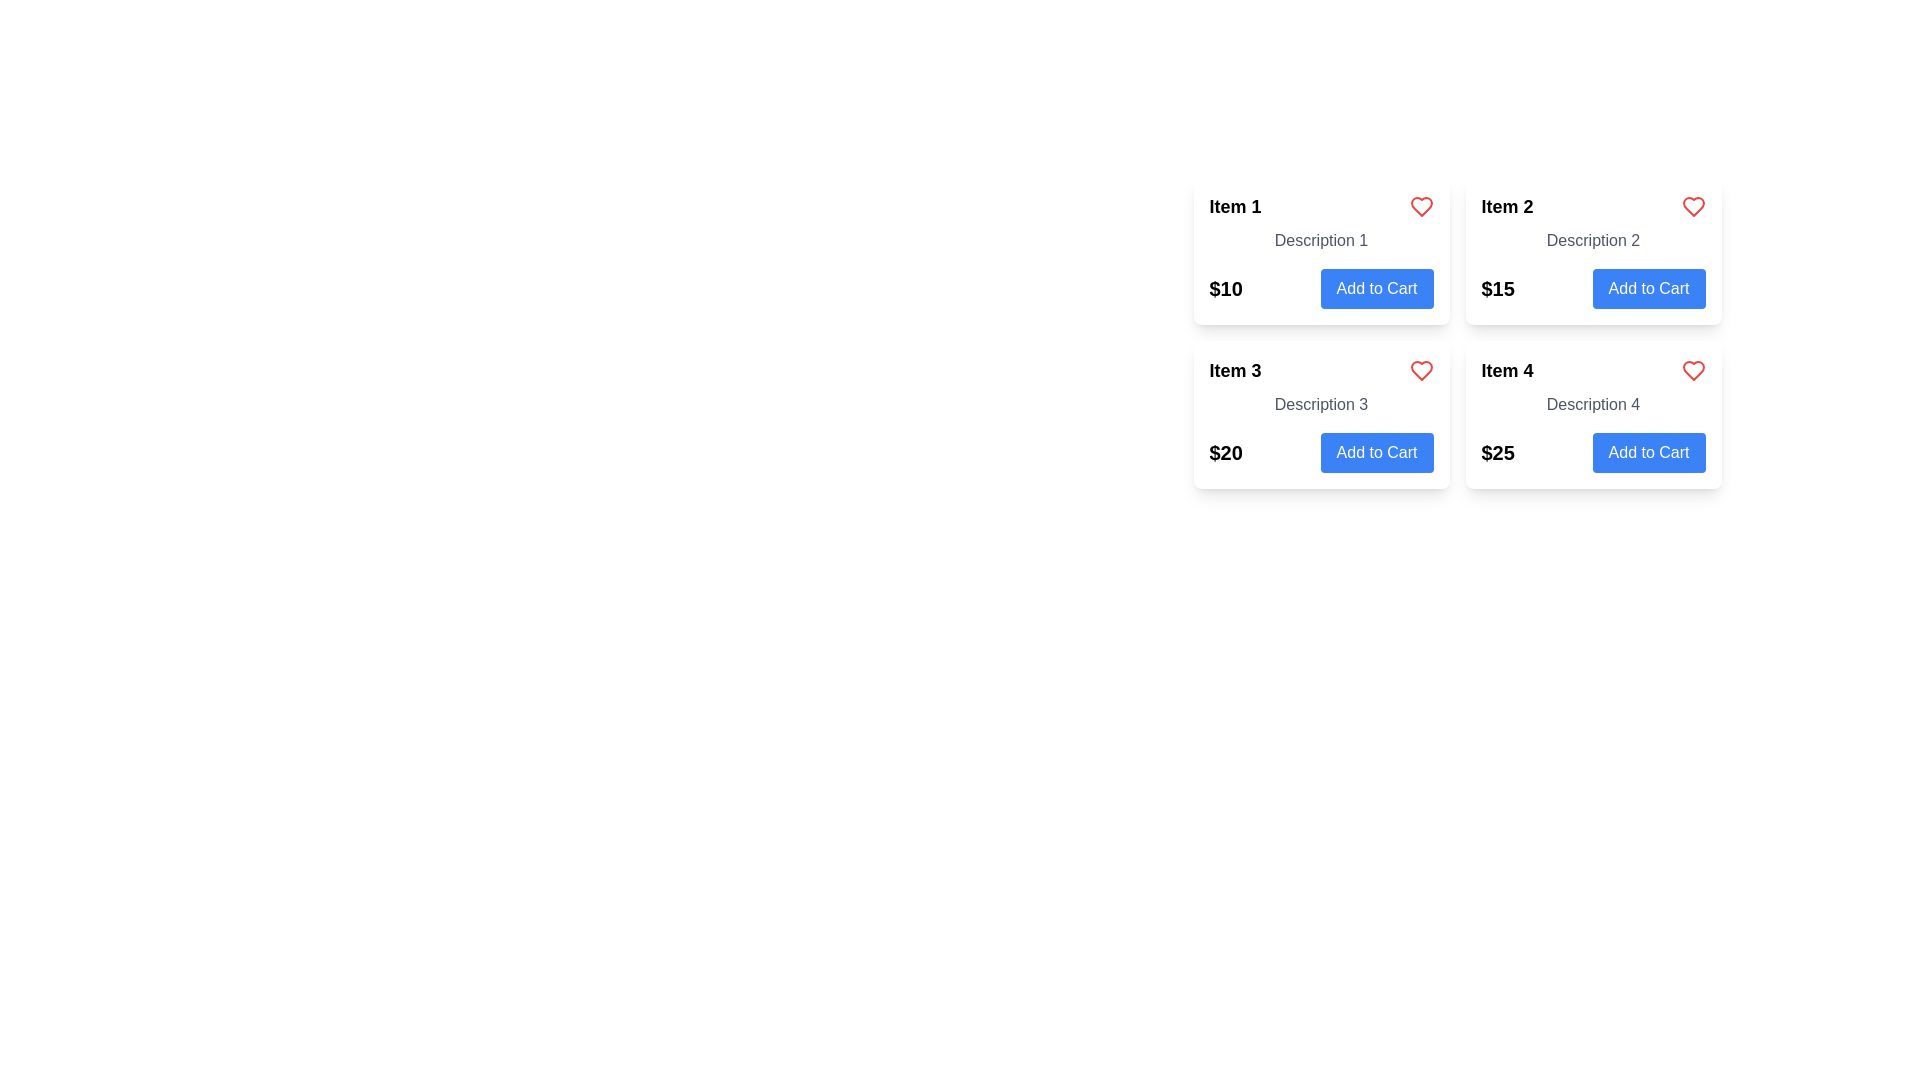 Image resolution: width=1920 pixels, height=1080 pixels. What do you see at coordinates (1692, 370) in the screenshot?
I see `the red heart-shaped icon located` at bounding box center [1692, 370].